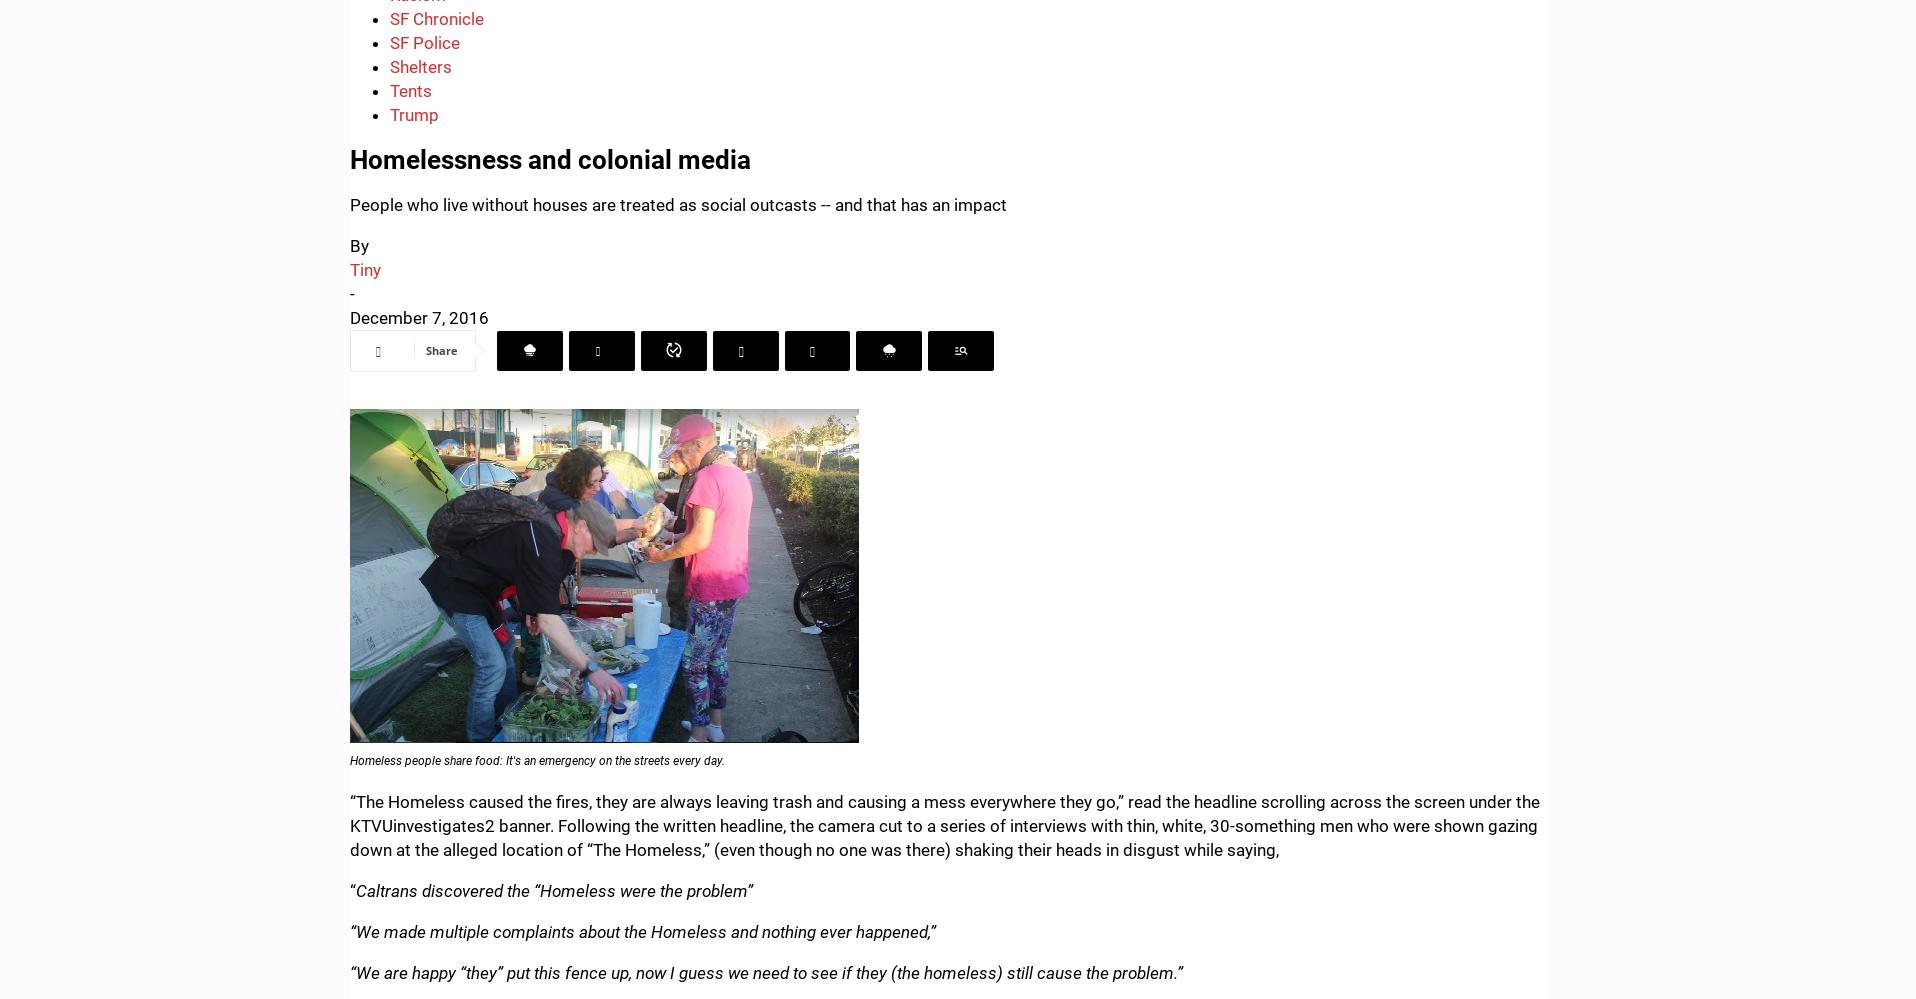  Describe the element at coordinates (944, 825) in the screenshot. I see `'“The Homeless caused the fires, they are always leaving trash and causing a mess everywhere they go,” read the headline scrolling across the screen under the KTVUinvestigates2 banner. Following the written headline, the camera cut to a series of interviews with thin, white, 30-something men who were shown gazing down at the alleged location of “The Homeless,” (even though no one was there) shaking their heads in disgust while saying,'` at that location.